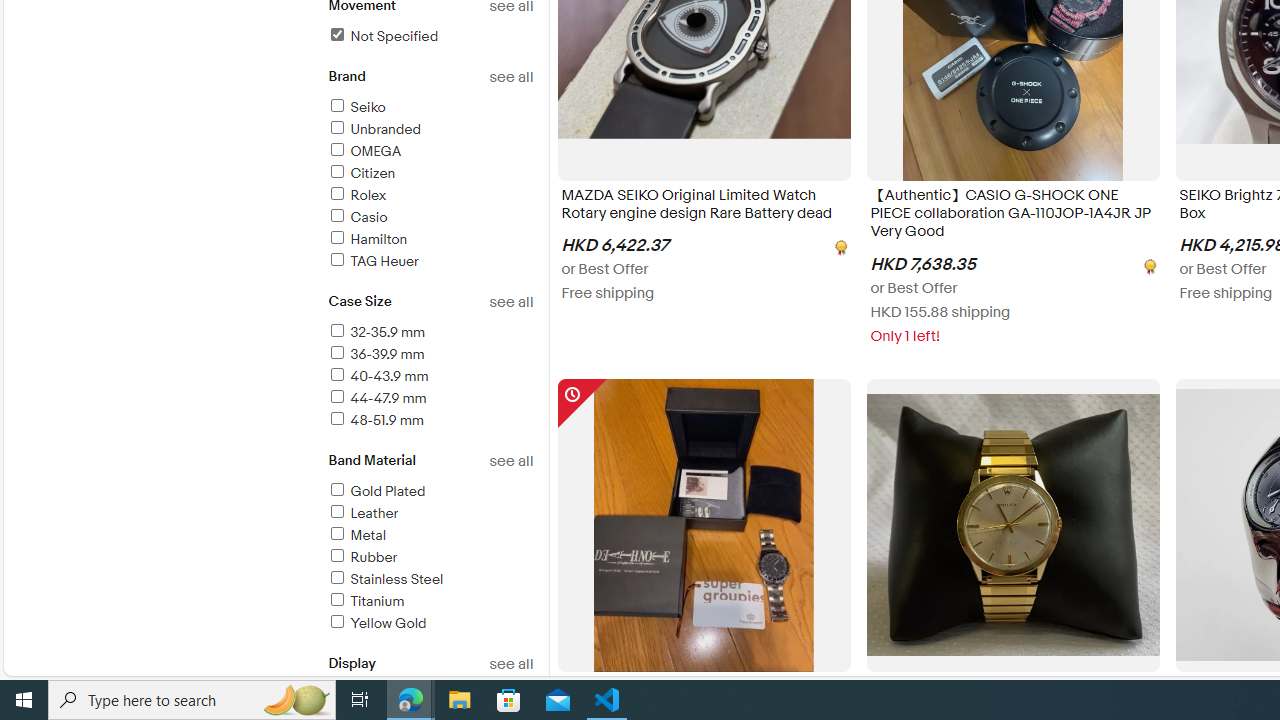  Describe the element at coordinates (429, 492) in the screenshot. I see `'Gold Plated'` at that location.